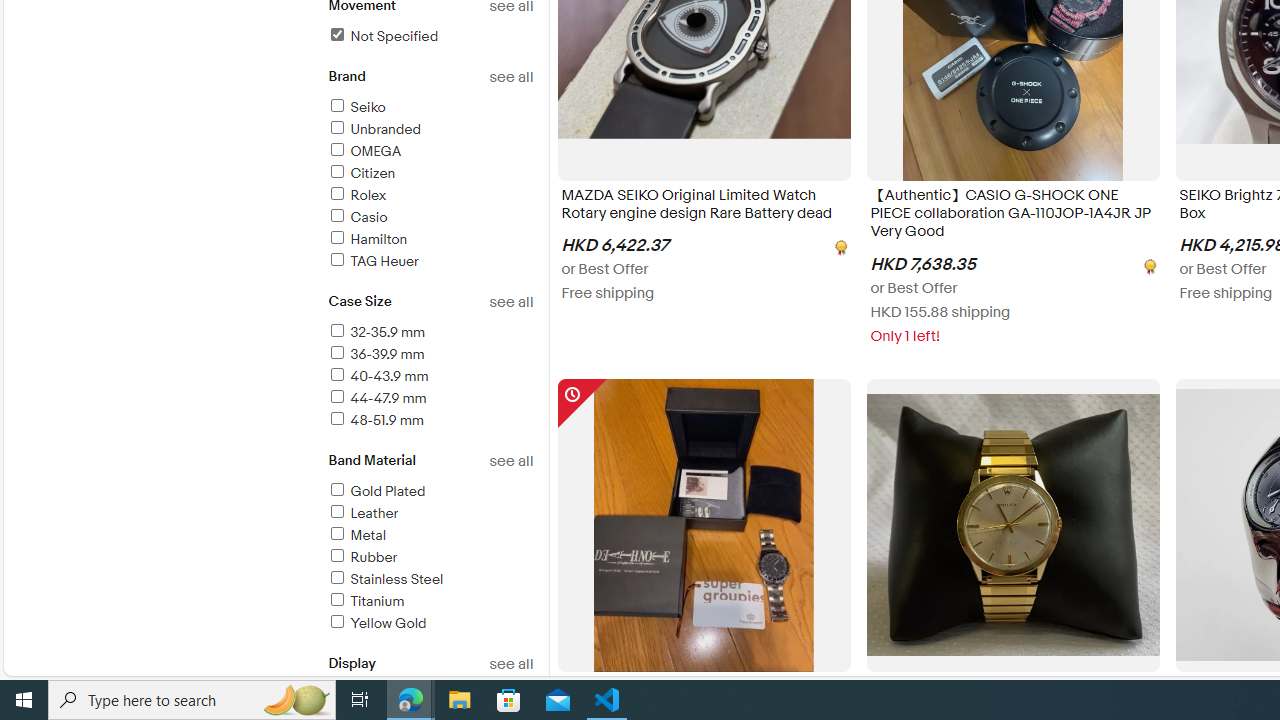  Describe the element at coordinates (429, 492) in the screenshot. I see `'Gold Plated'` at that location.